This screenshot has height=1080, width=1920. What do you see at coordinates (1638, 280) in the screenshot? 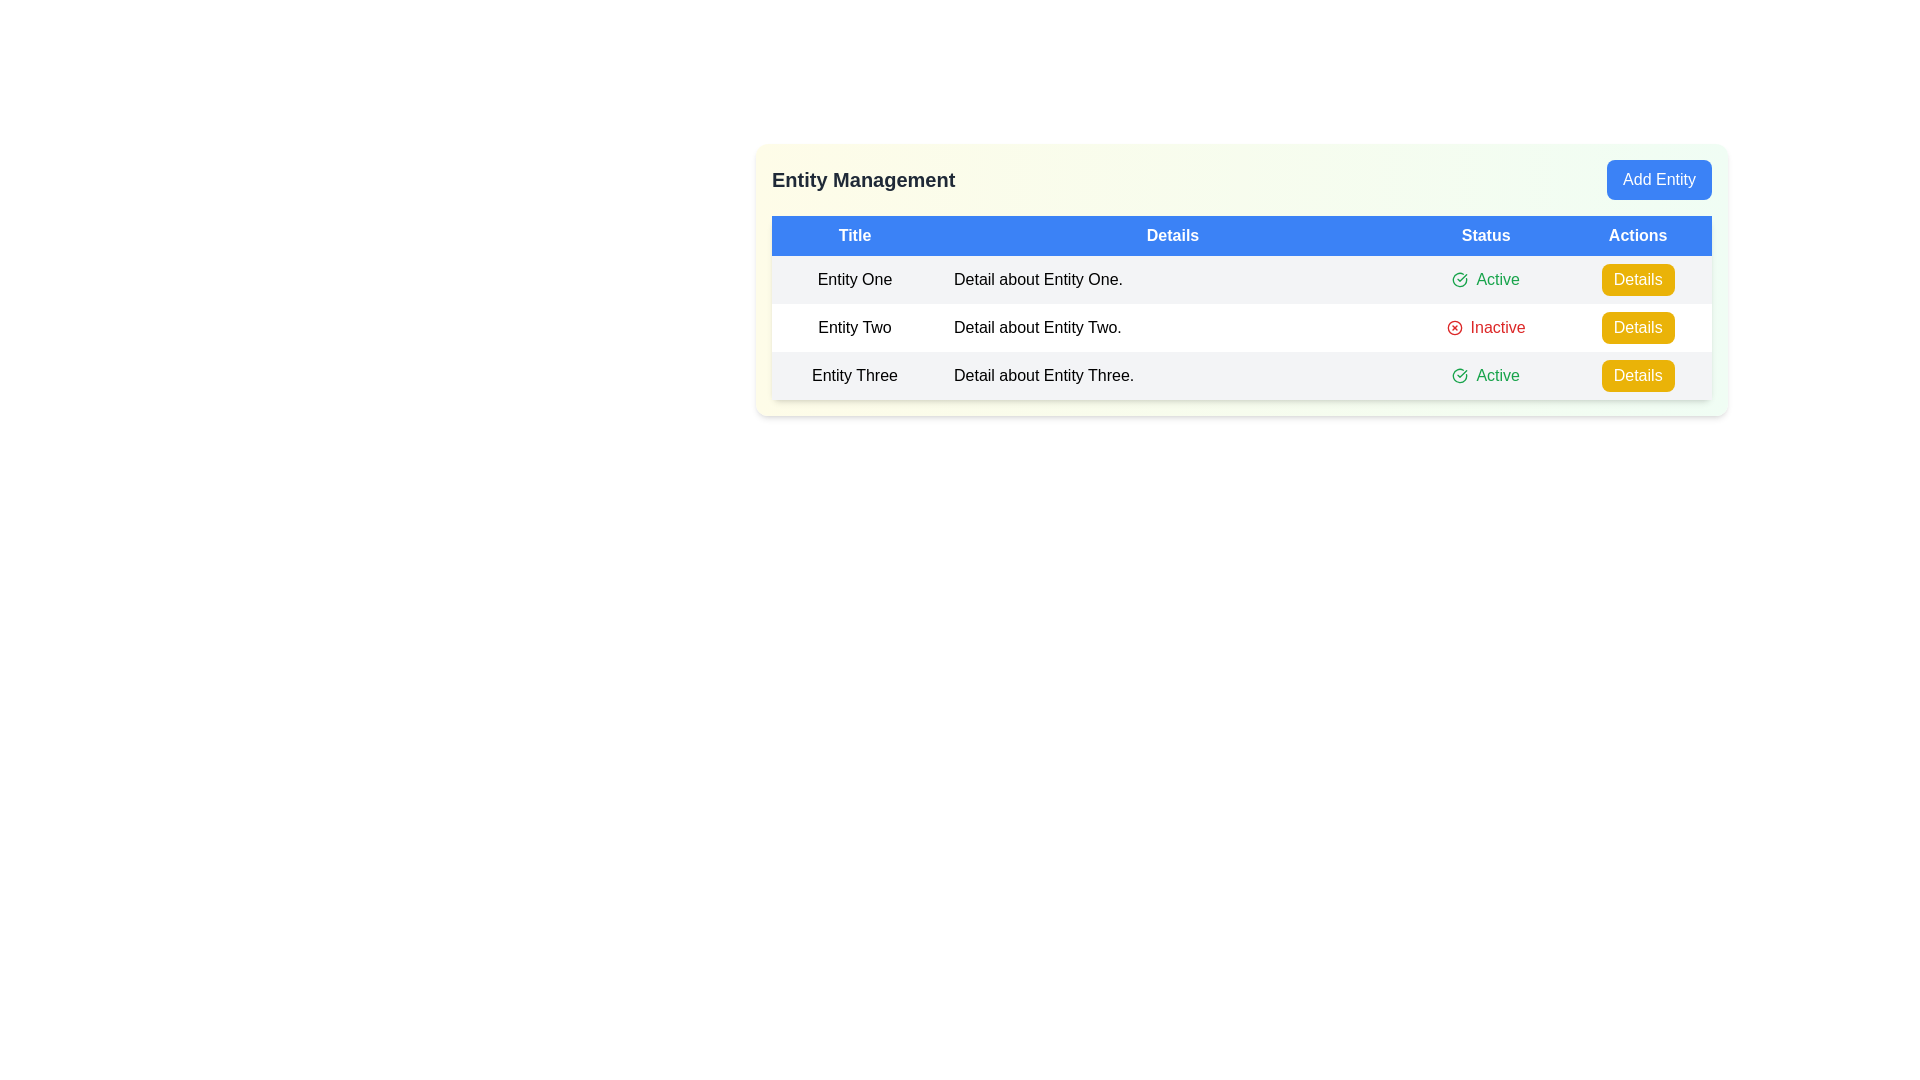
I see `the action button in the 'Actions' column for the 'Entity Two' entry to observe the style change` at bounding box center [1638, 280].